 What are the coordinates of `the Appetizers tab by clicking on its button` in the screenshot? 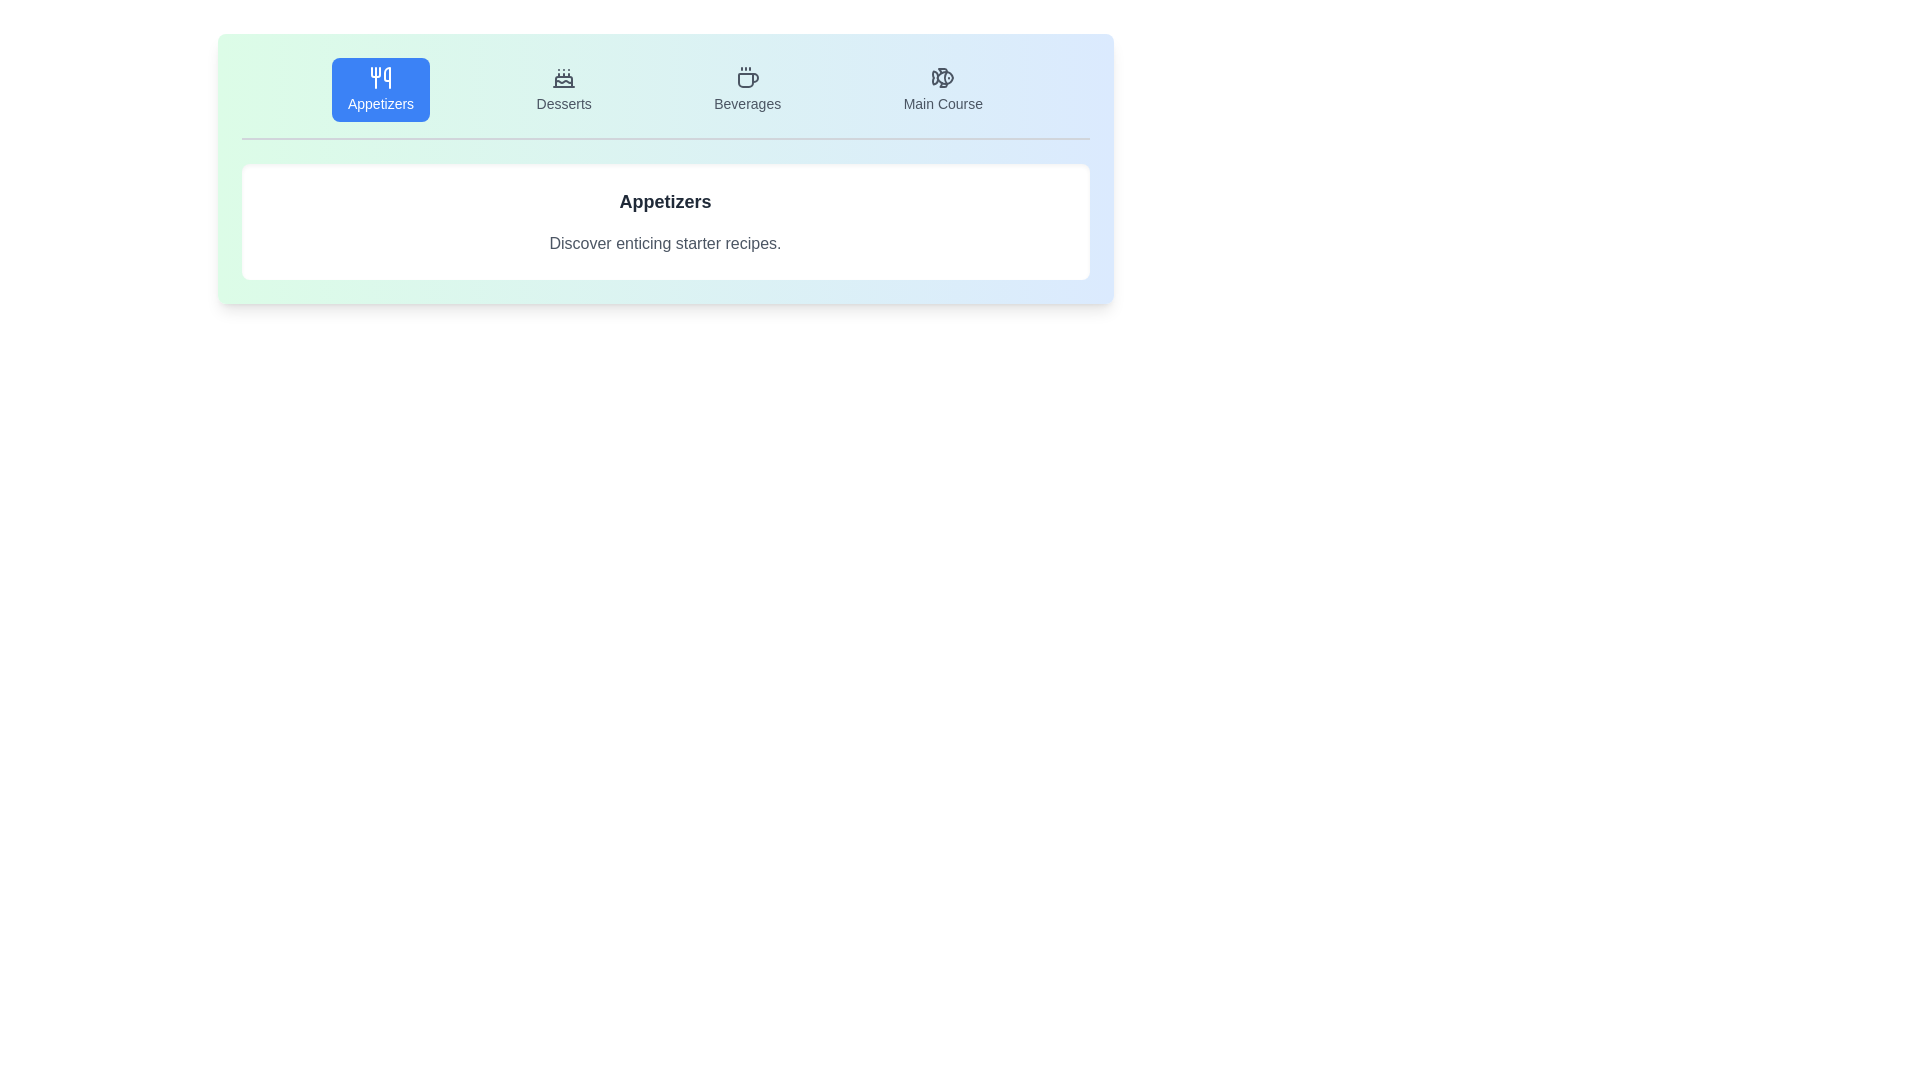 It's located at (381, 88).